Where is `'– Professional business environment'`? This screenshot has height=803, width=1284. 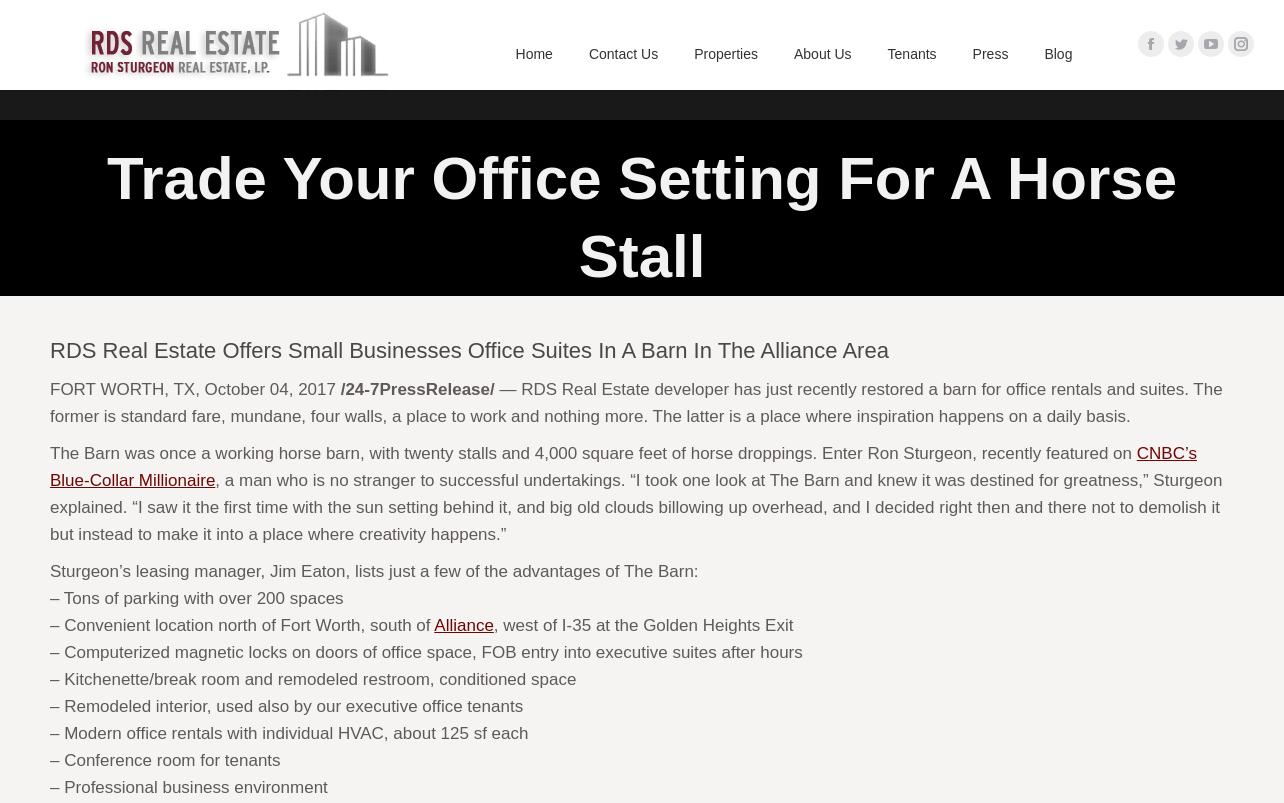 '– Professional business environment' is located at coordinates (187, 786).